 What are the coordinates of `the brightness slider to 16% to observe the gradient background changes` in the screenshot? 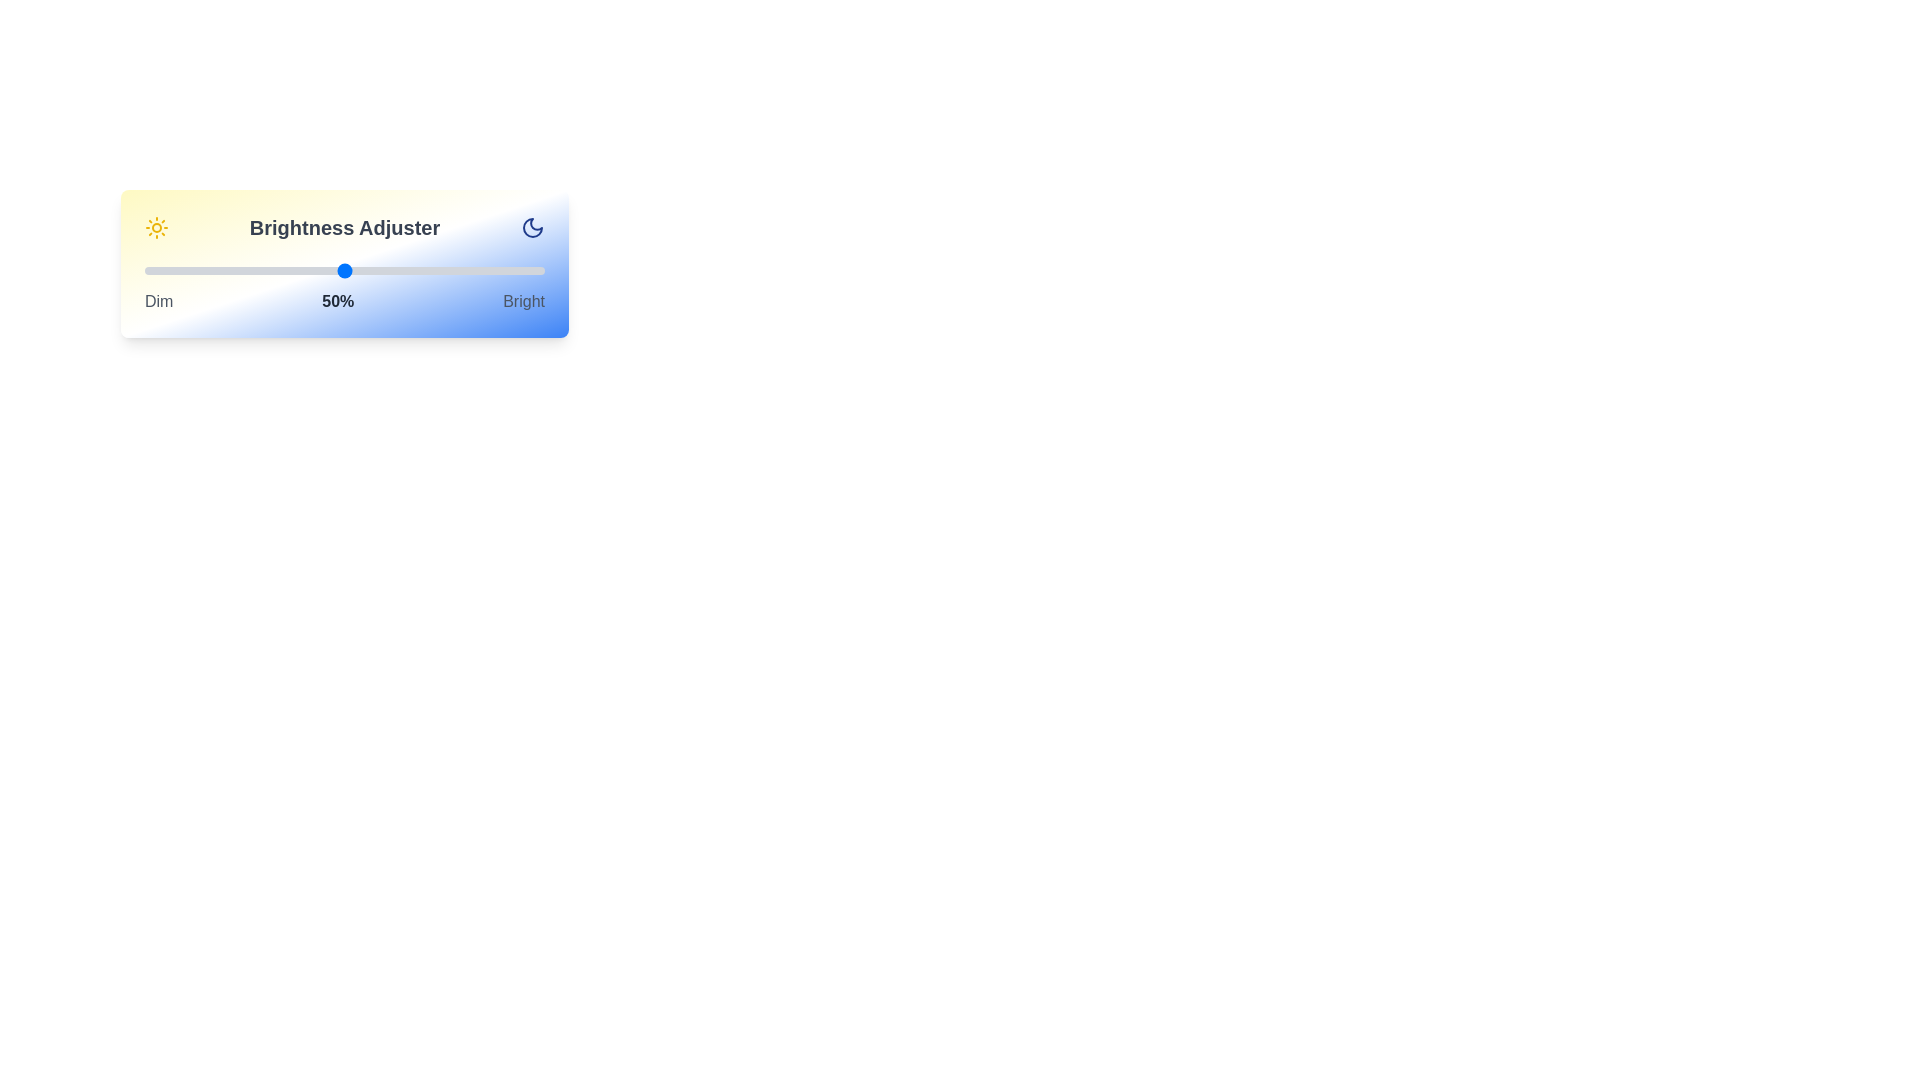 It's located at (209, 270).